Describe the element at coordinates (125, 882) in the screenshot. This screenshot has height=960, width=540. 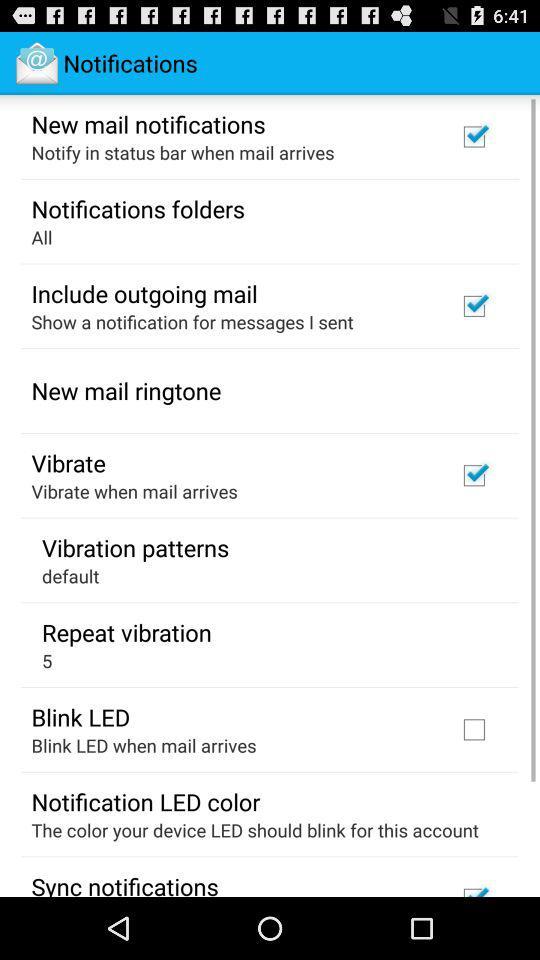
I see `sync notifications app` at that location.